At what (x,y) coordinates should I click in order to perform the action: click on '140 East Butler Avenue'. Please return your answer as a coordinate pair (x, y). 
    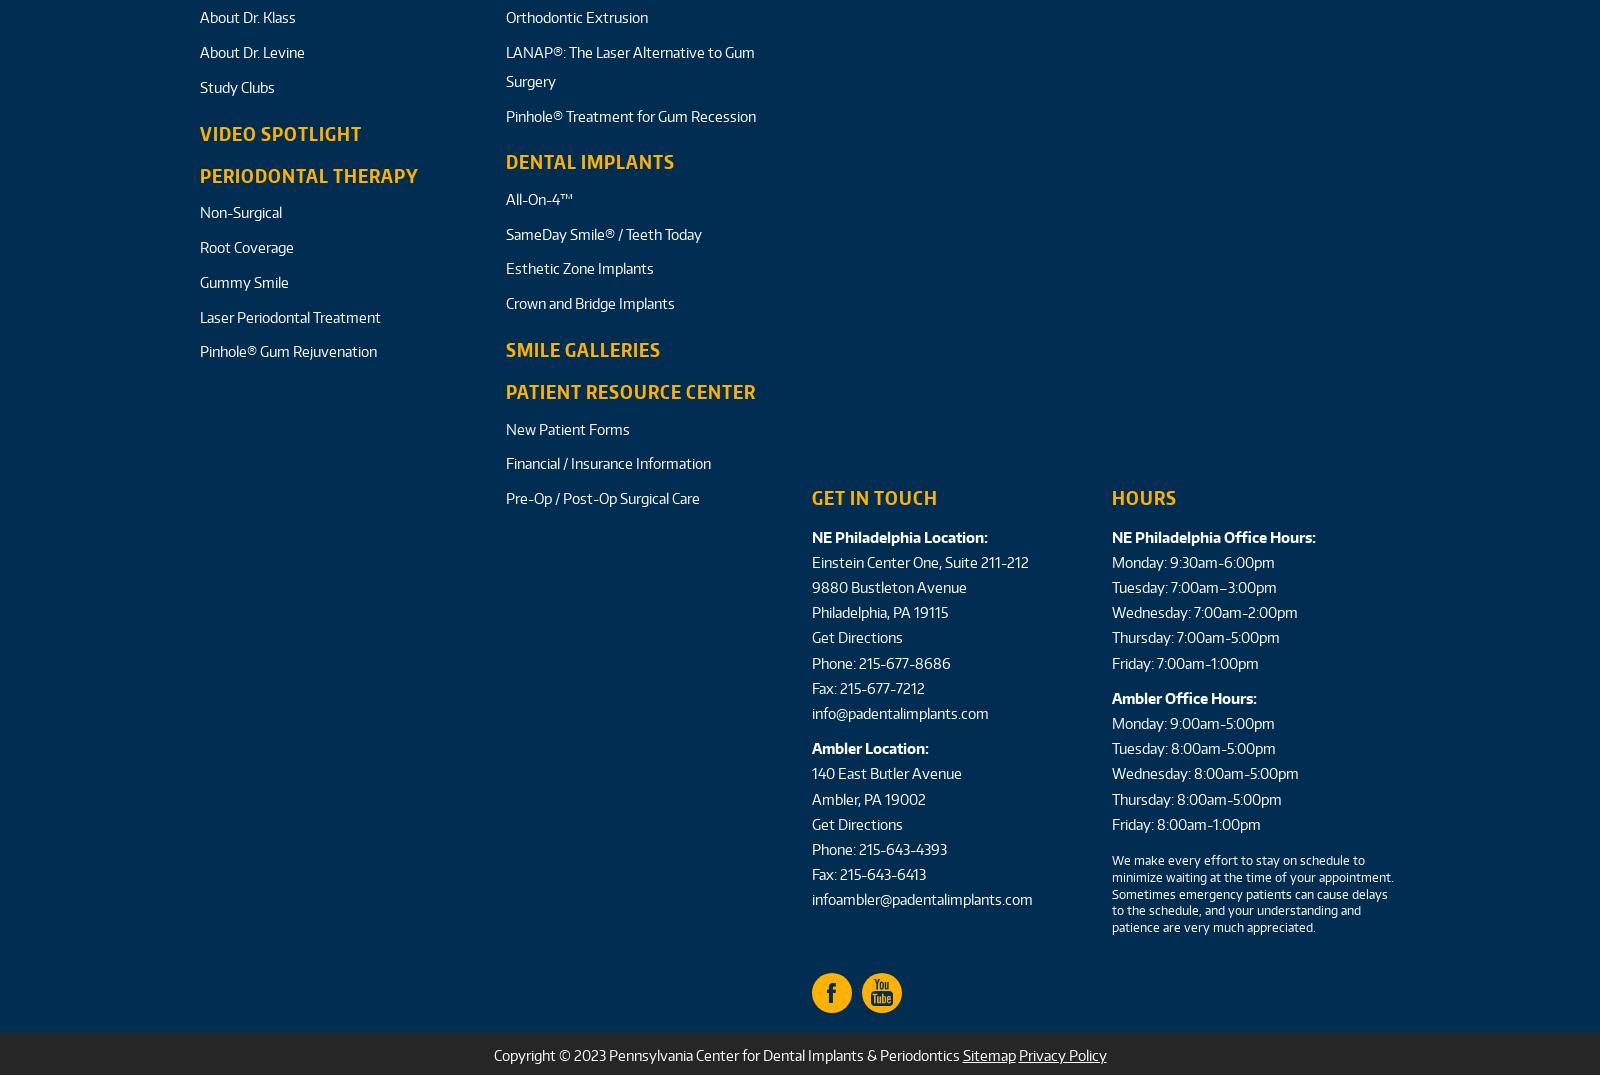
    Looking at the image, I should click on (886, 773).